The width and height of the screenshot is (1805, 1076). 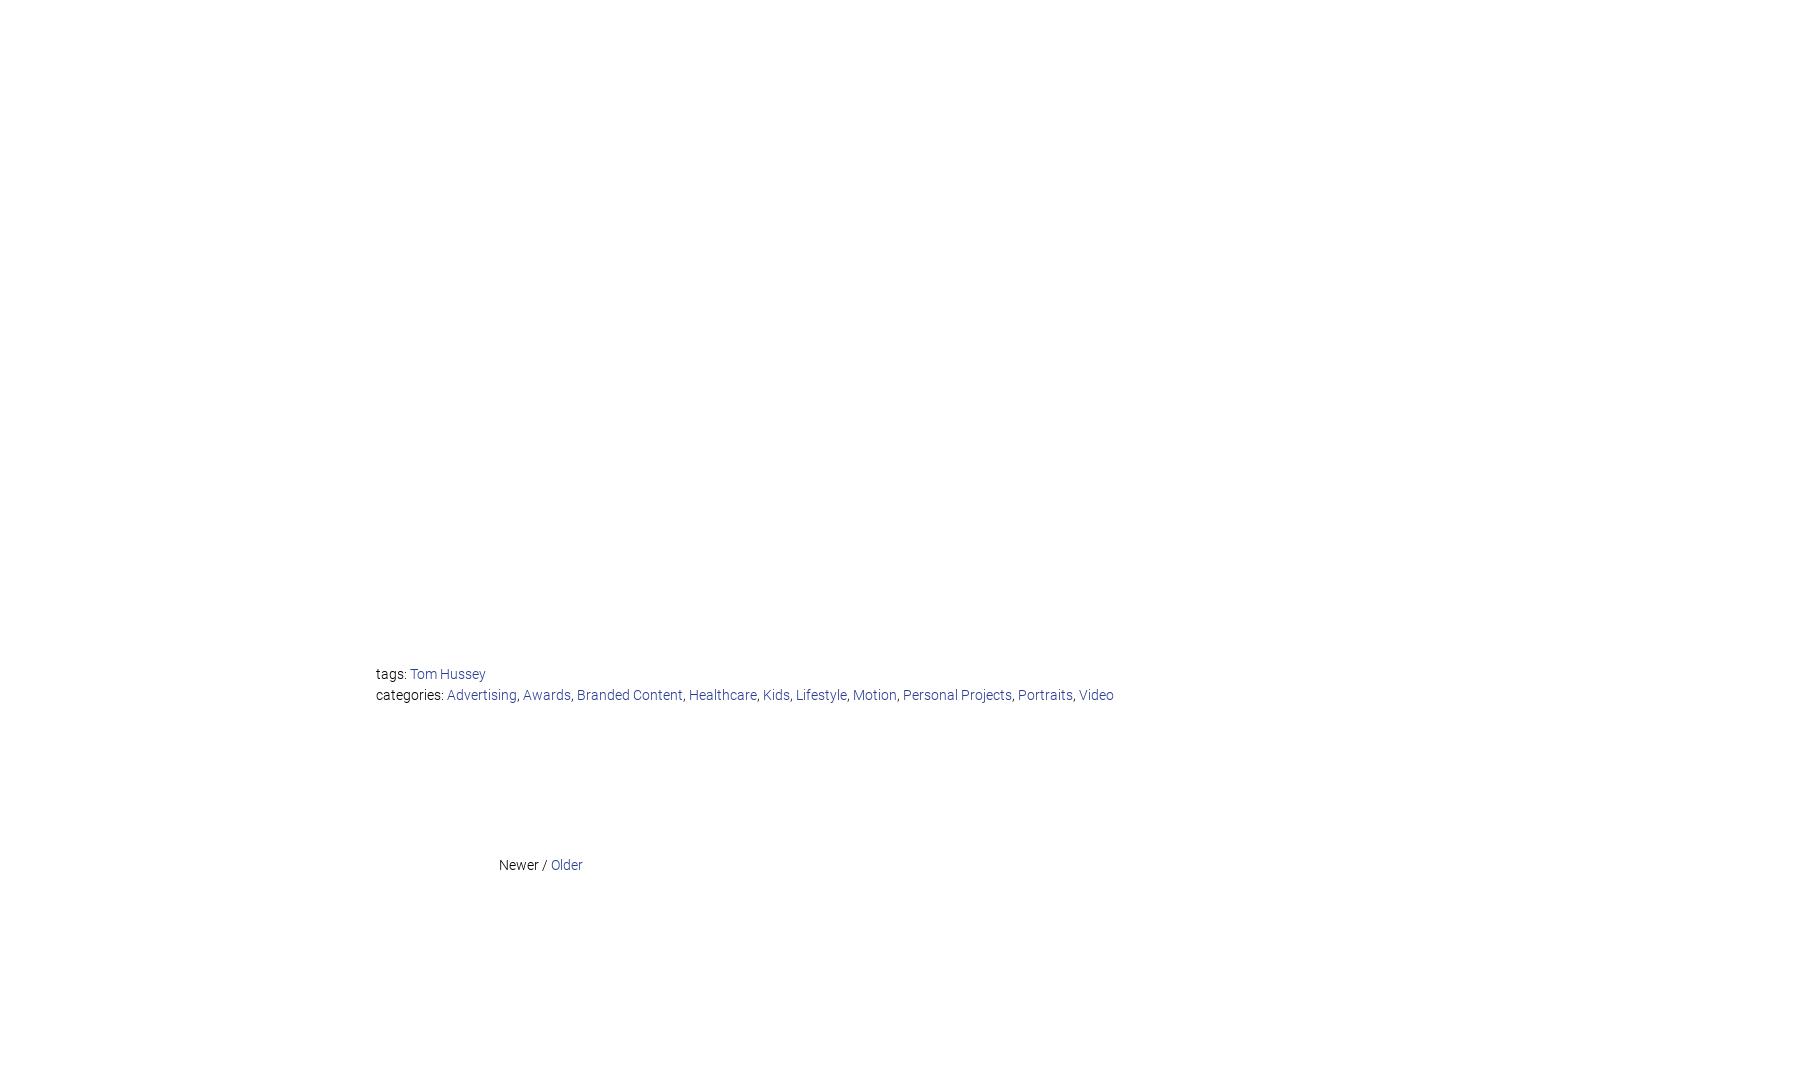 What do you see at coordinates (411, 694) in the screenshot?
I see `'categories:'` at bounding box center [411, 694].